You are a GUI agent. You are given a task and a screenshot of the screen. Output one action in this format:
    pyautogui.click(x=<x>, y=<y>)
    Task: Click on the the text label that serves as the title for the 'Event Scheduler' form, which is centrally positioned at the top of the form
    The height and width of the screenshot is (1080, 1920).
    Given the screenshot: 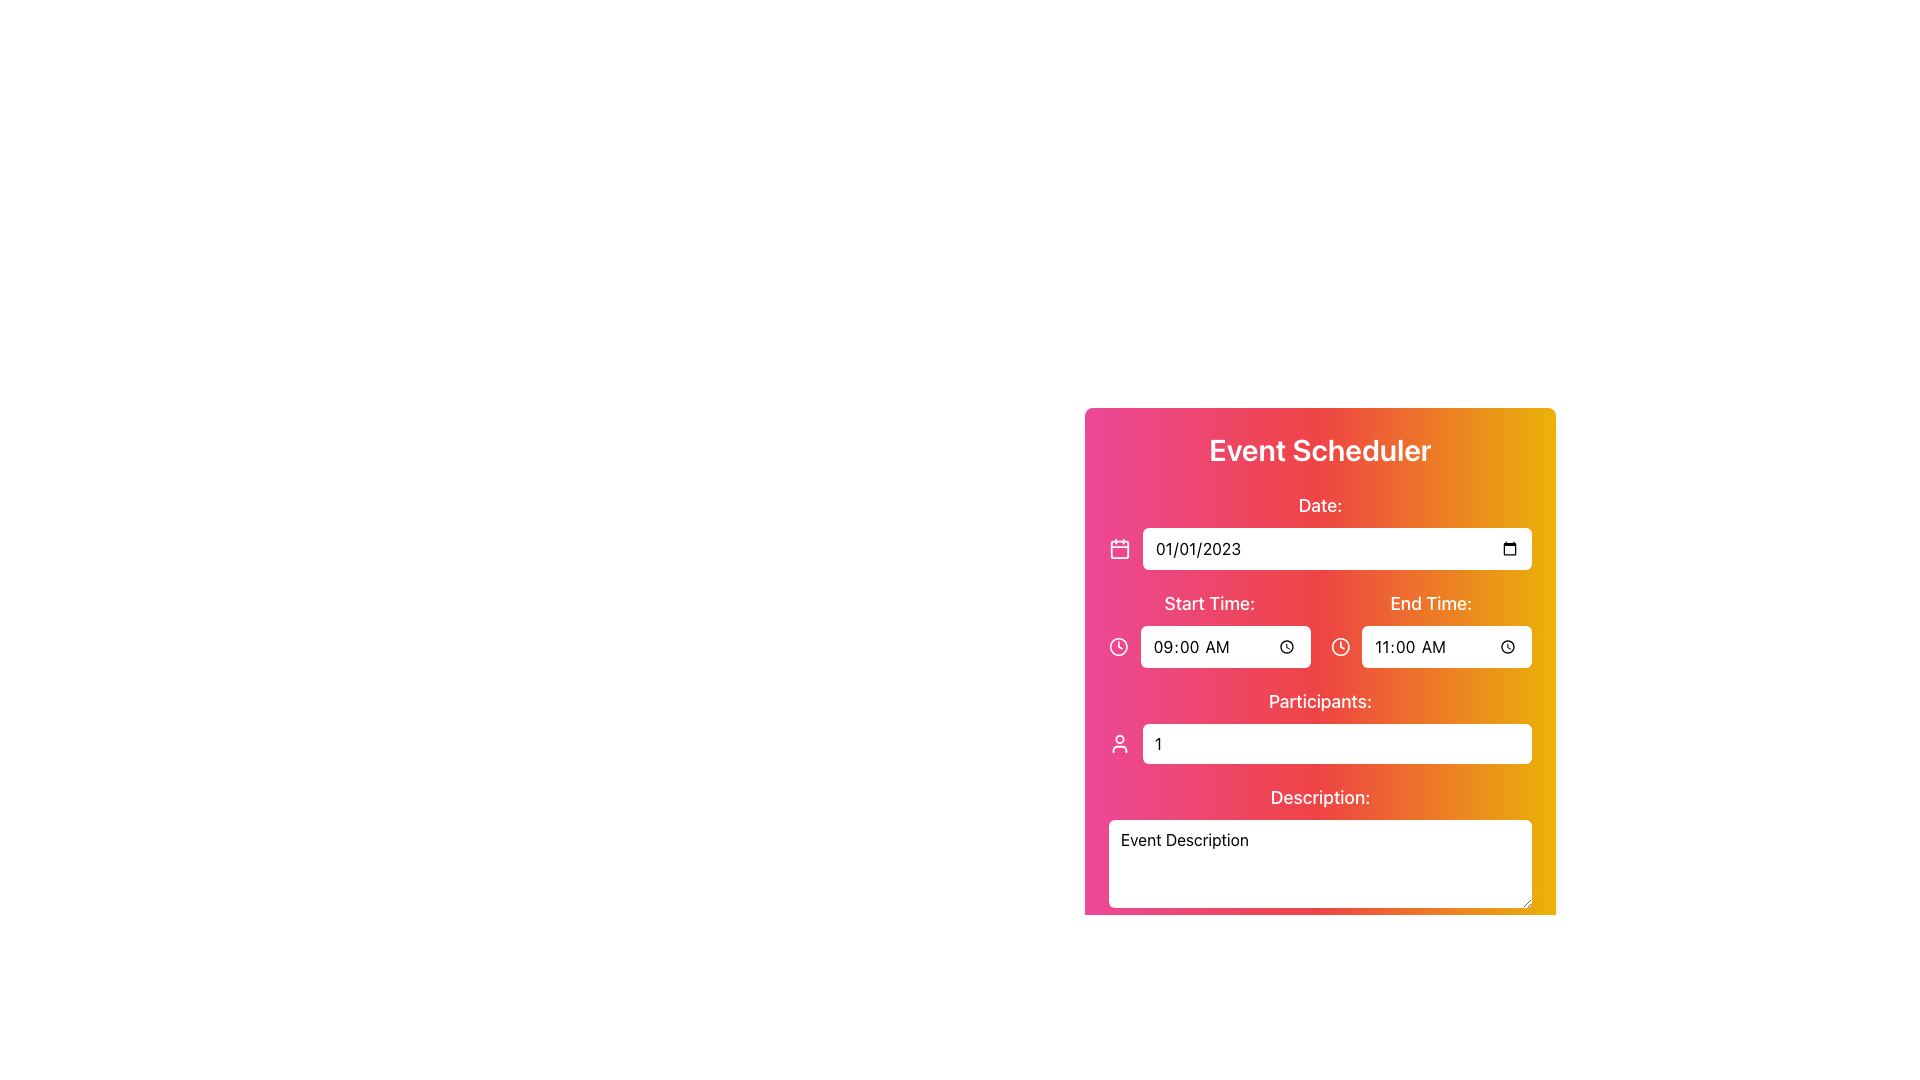 What is the action you would take?
    pyautogui.click(x=1320, y=450)
    